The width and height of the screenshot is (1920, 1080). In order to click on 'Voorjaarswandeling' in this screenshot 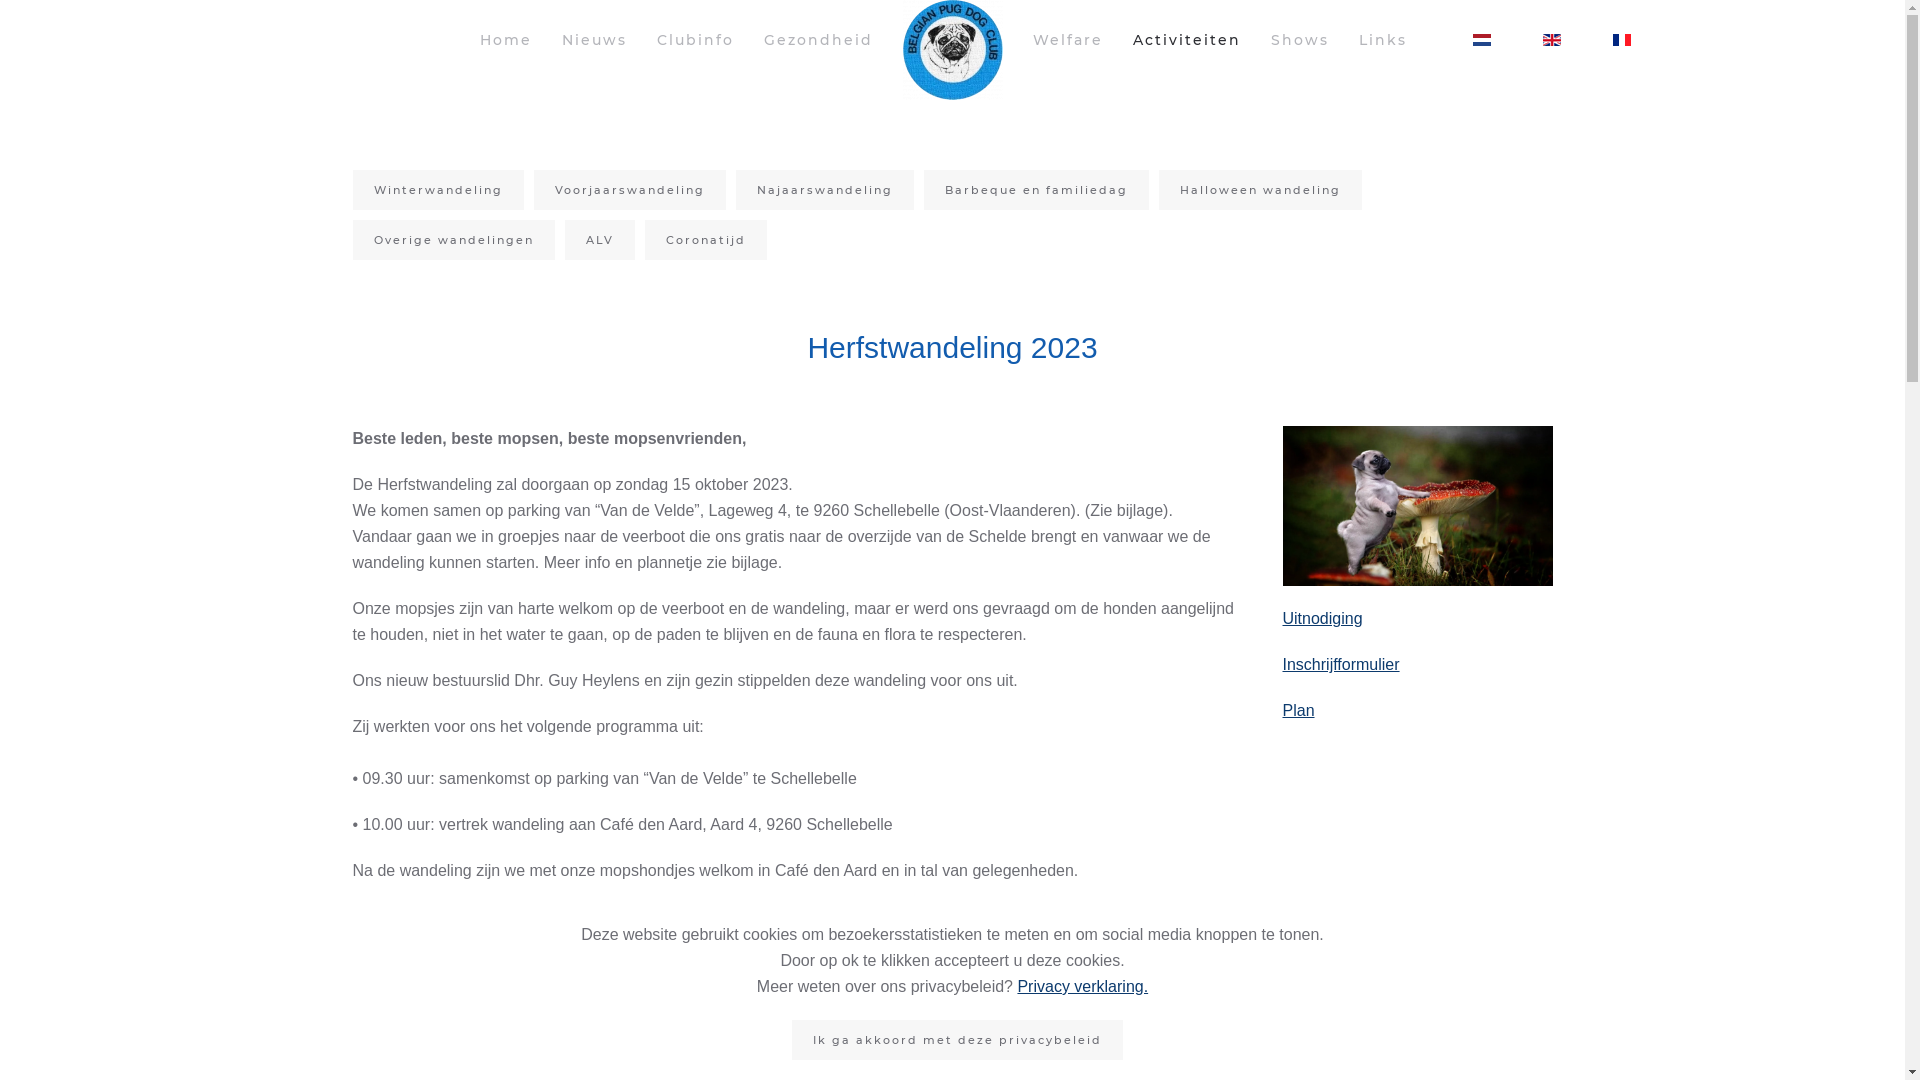, I will do `click(628, 189)`.